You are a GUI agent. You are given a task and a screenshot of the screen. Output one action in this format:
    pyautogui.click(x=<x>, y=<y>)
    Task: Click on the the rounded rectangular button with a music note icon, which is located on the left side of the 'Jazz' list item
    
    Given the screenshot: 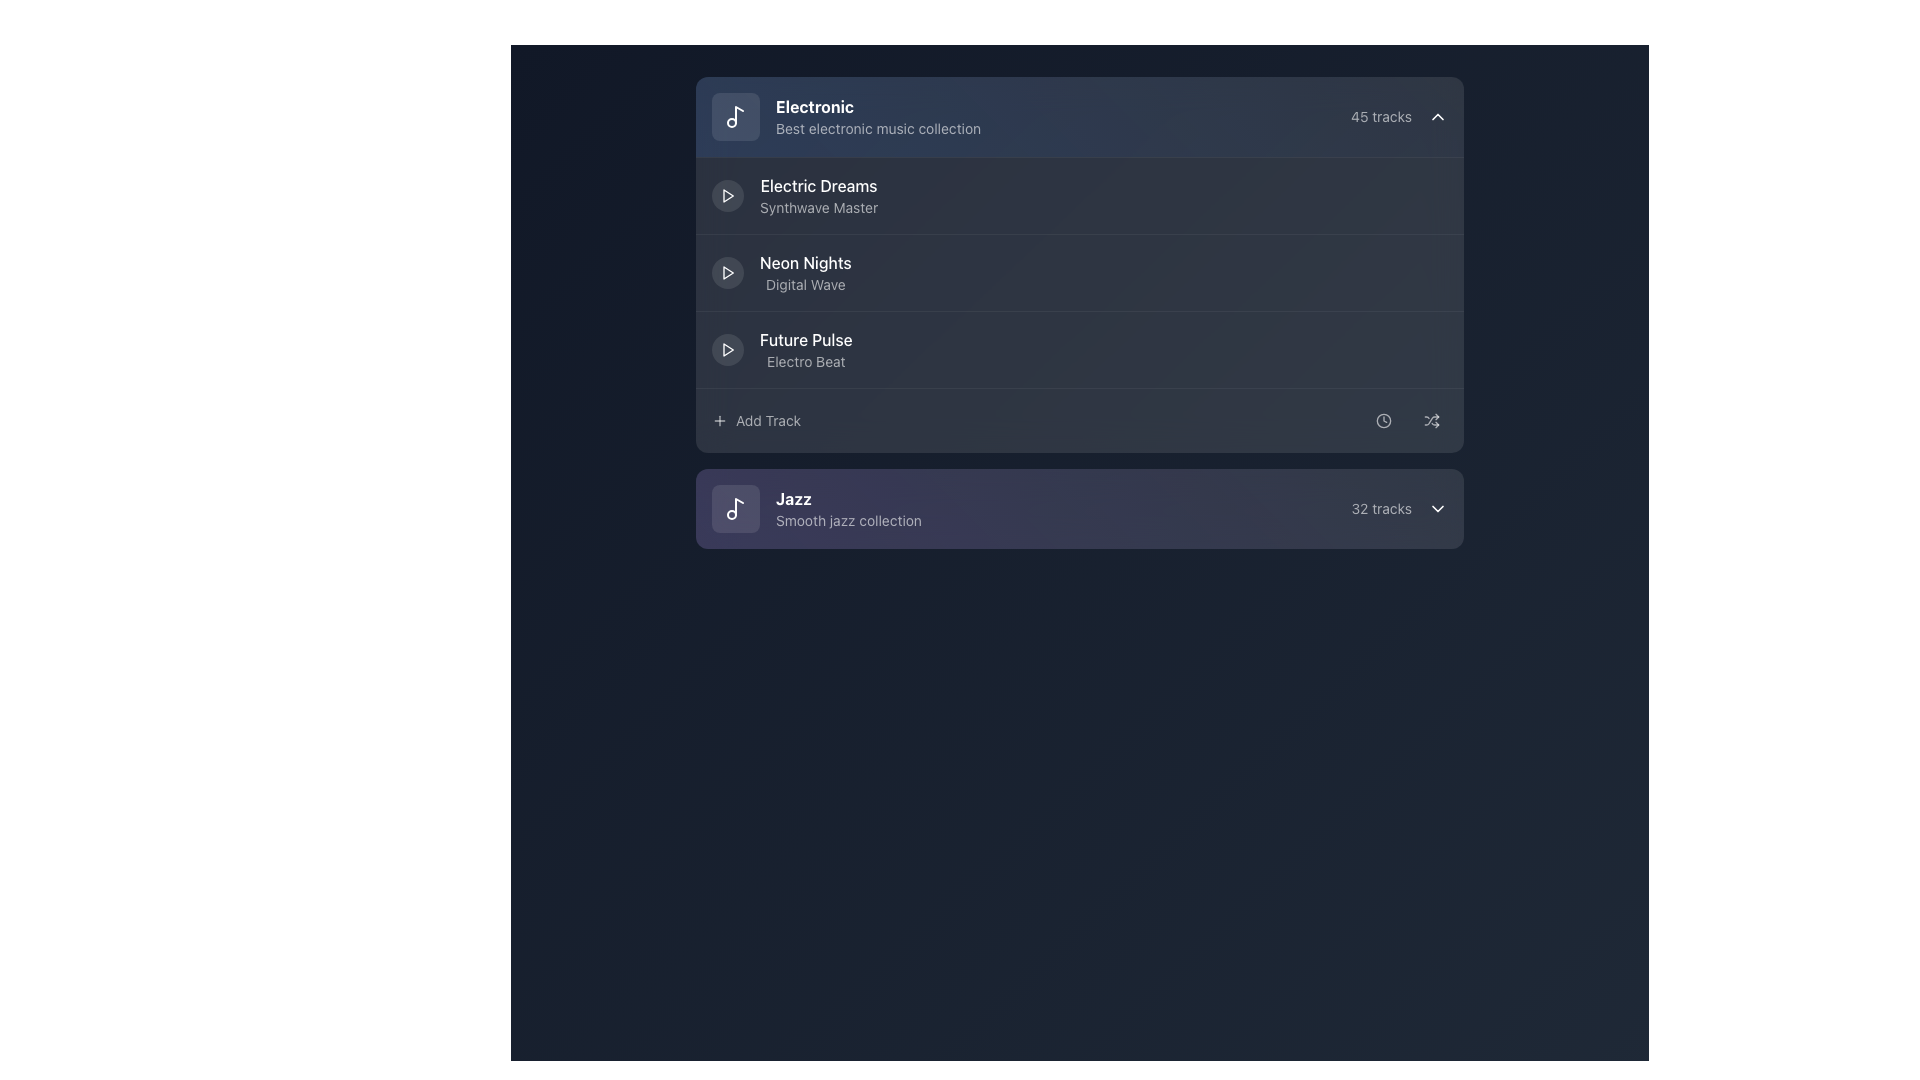 What is the action you would take?
    pyautogui.click(x=734, y=508)
    